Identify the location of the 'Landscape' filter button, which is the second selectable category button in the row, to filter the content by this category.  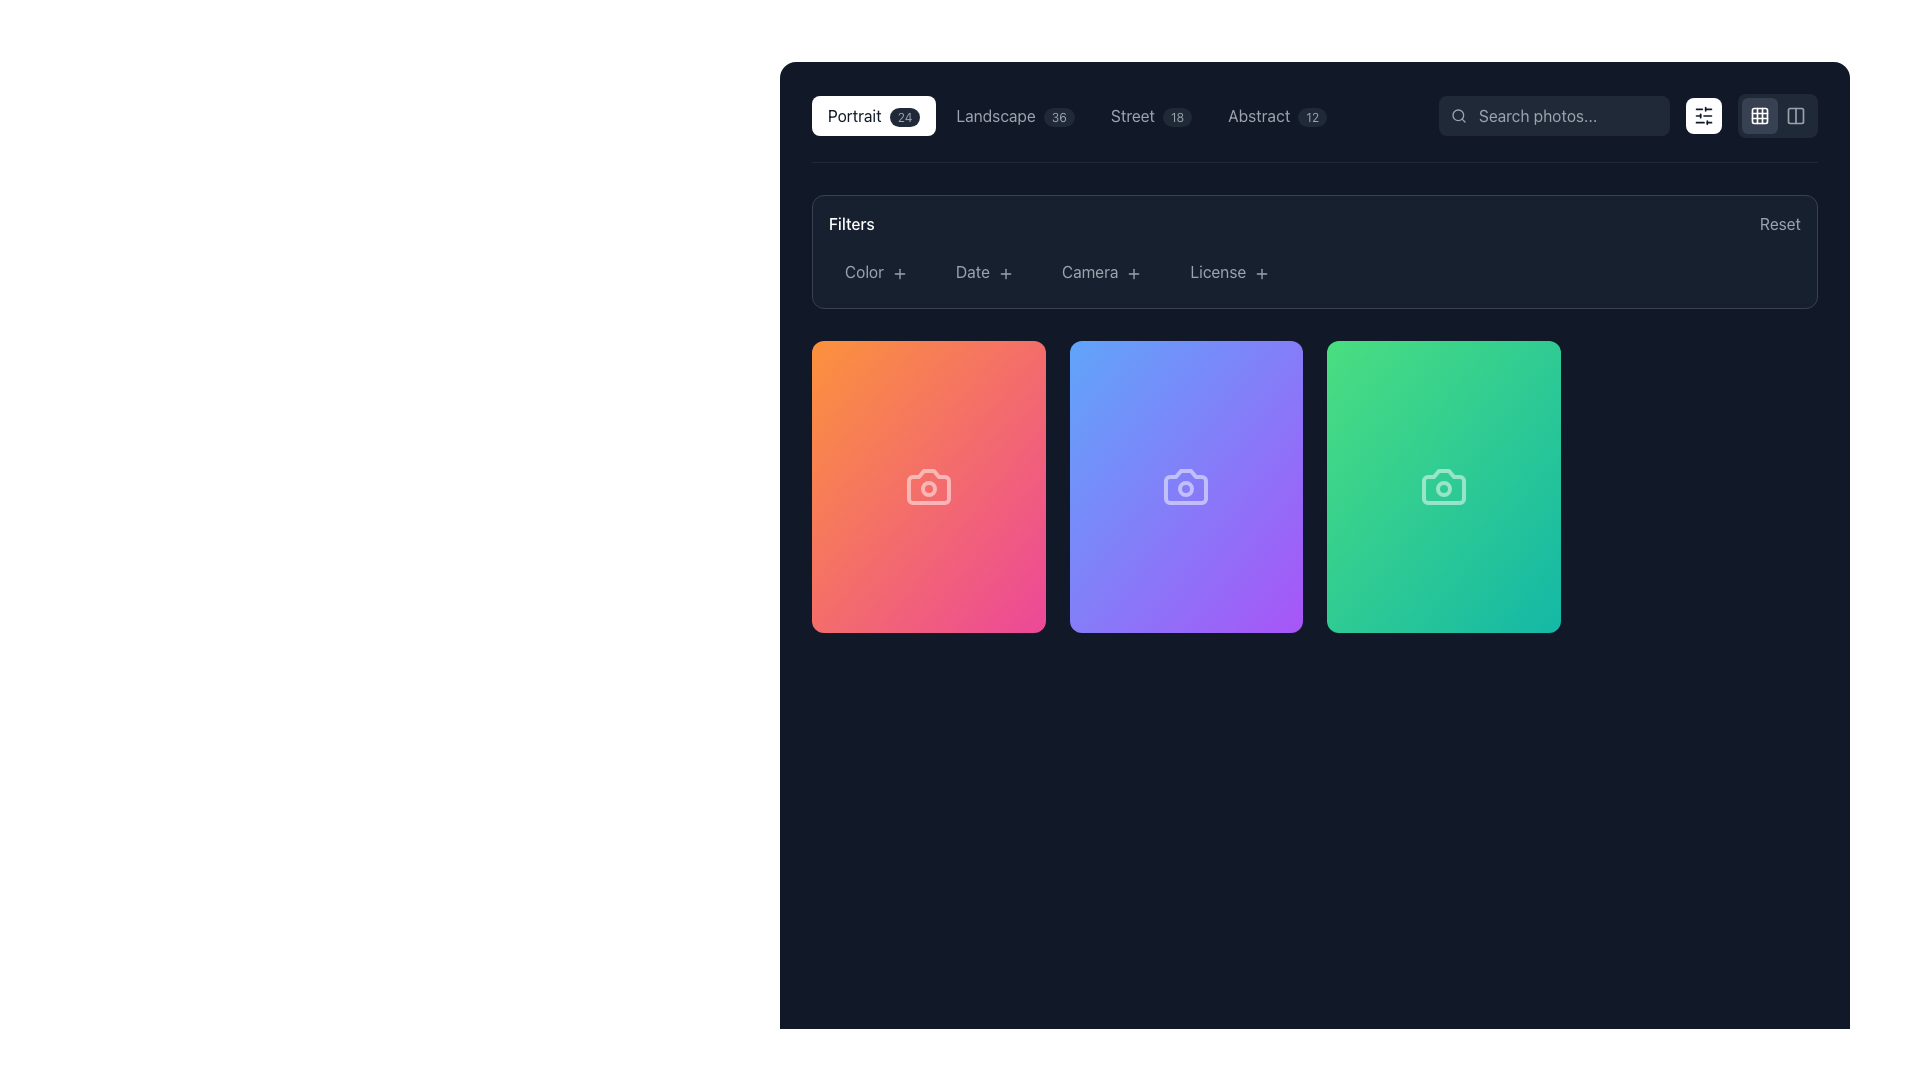
(1076, 115).